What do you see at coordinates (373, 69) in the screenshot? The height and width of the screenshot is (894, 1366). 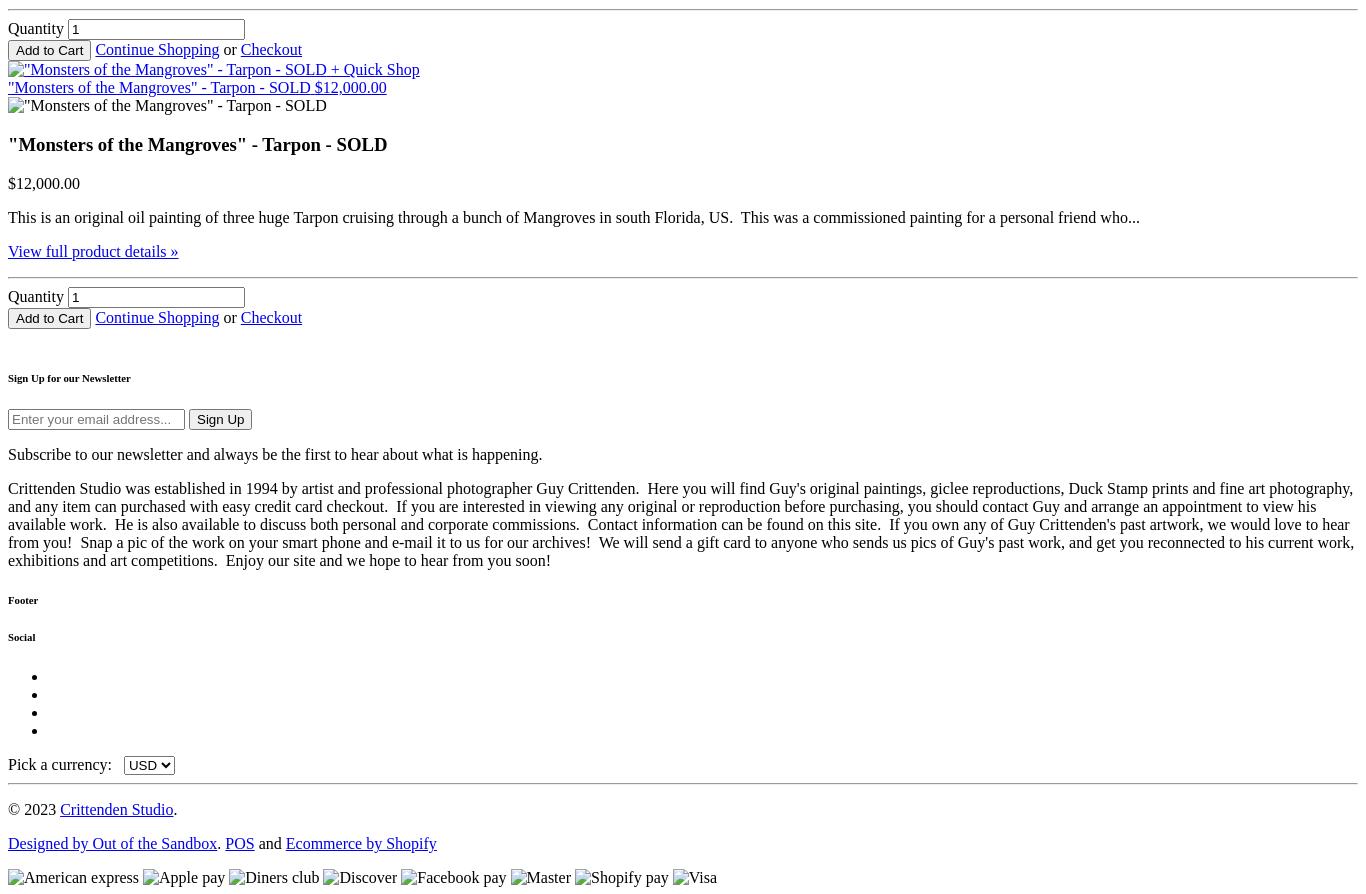 I see `'+ Quick Shop'` at bounding box center [373, 69].